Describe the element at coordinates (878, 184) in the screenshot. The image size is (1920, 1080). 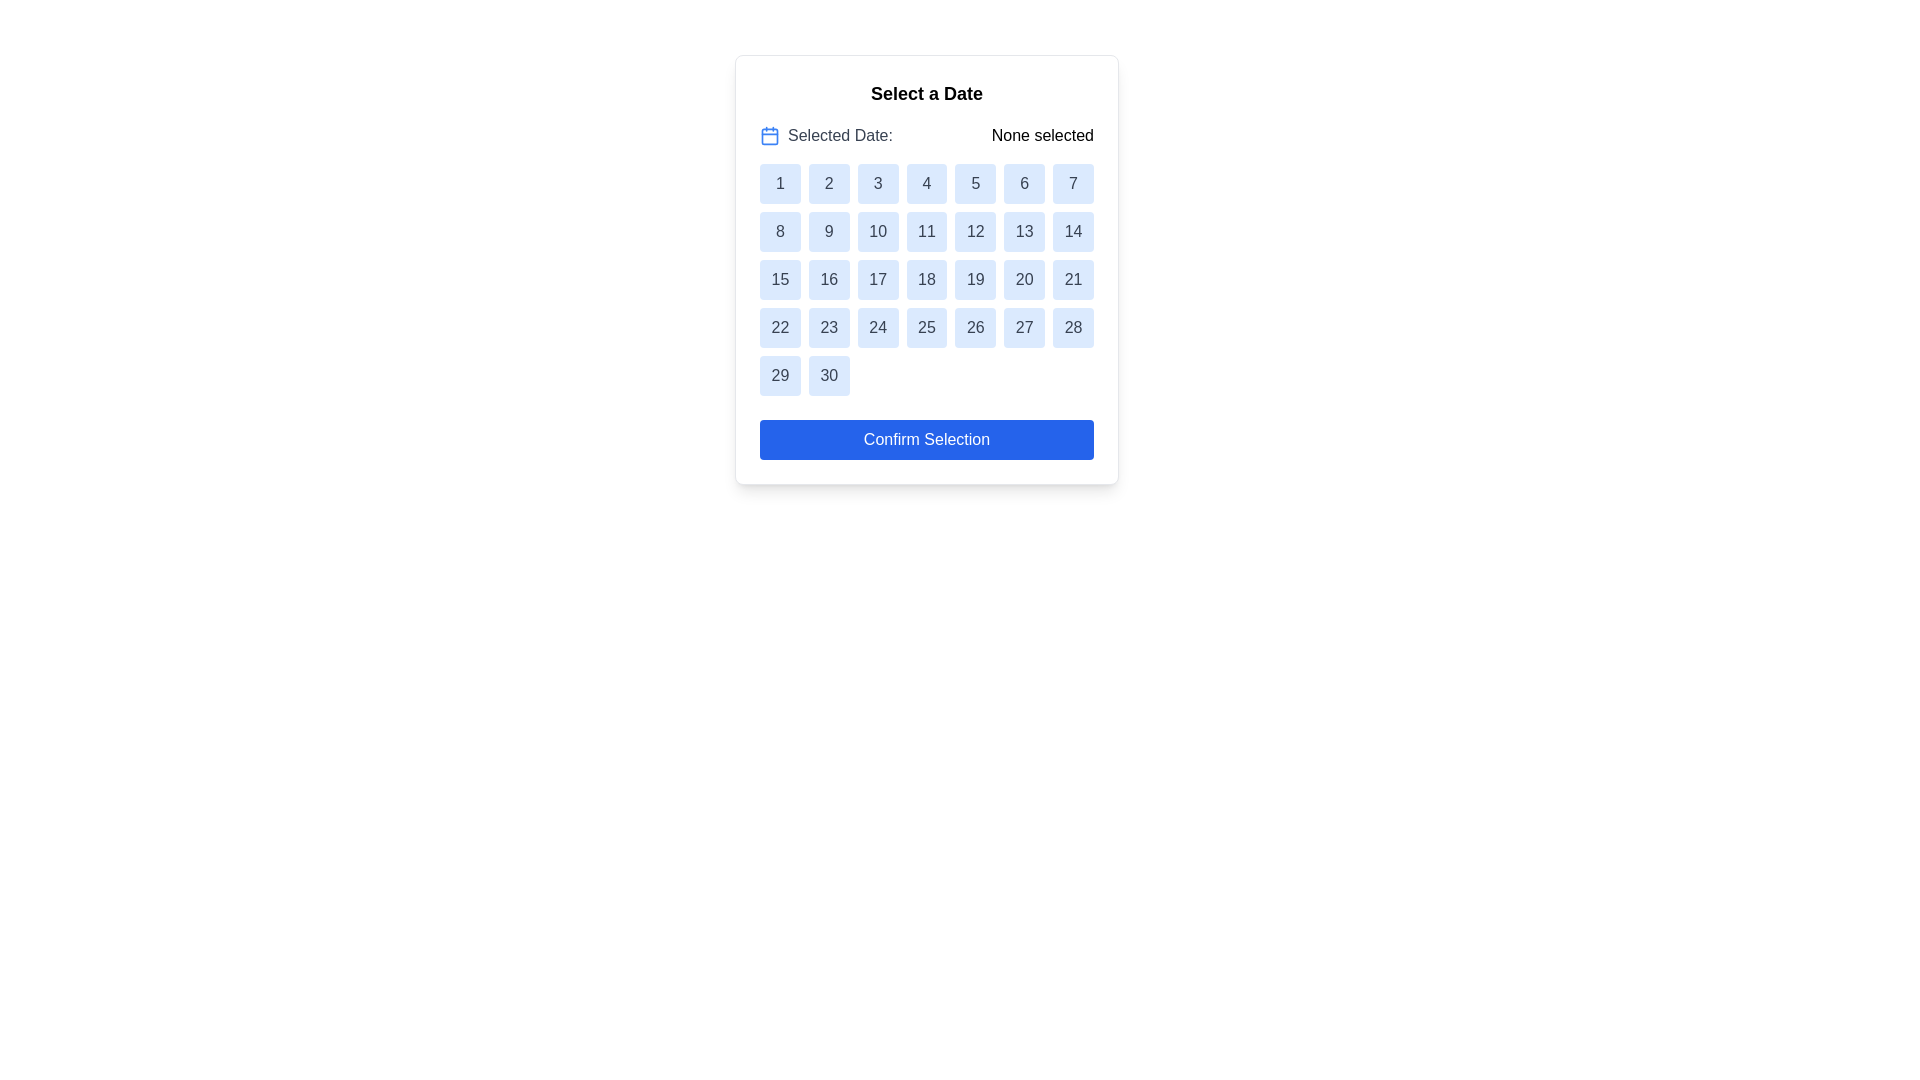
I see `the button representing the date '3'` at that location.